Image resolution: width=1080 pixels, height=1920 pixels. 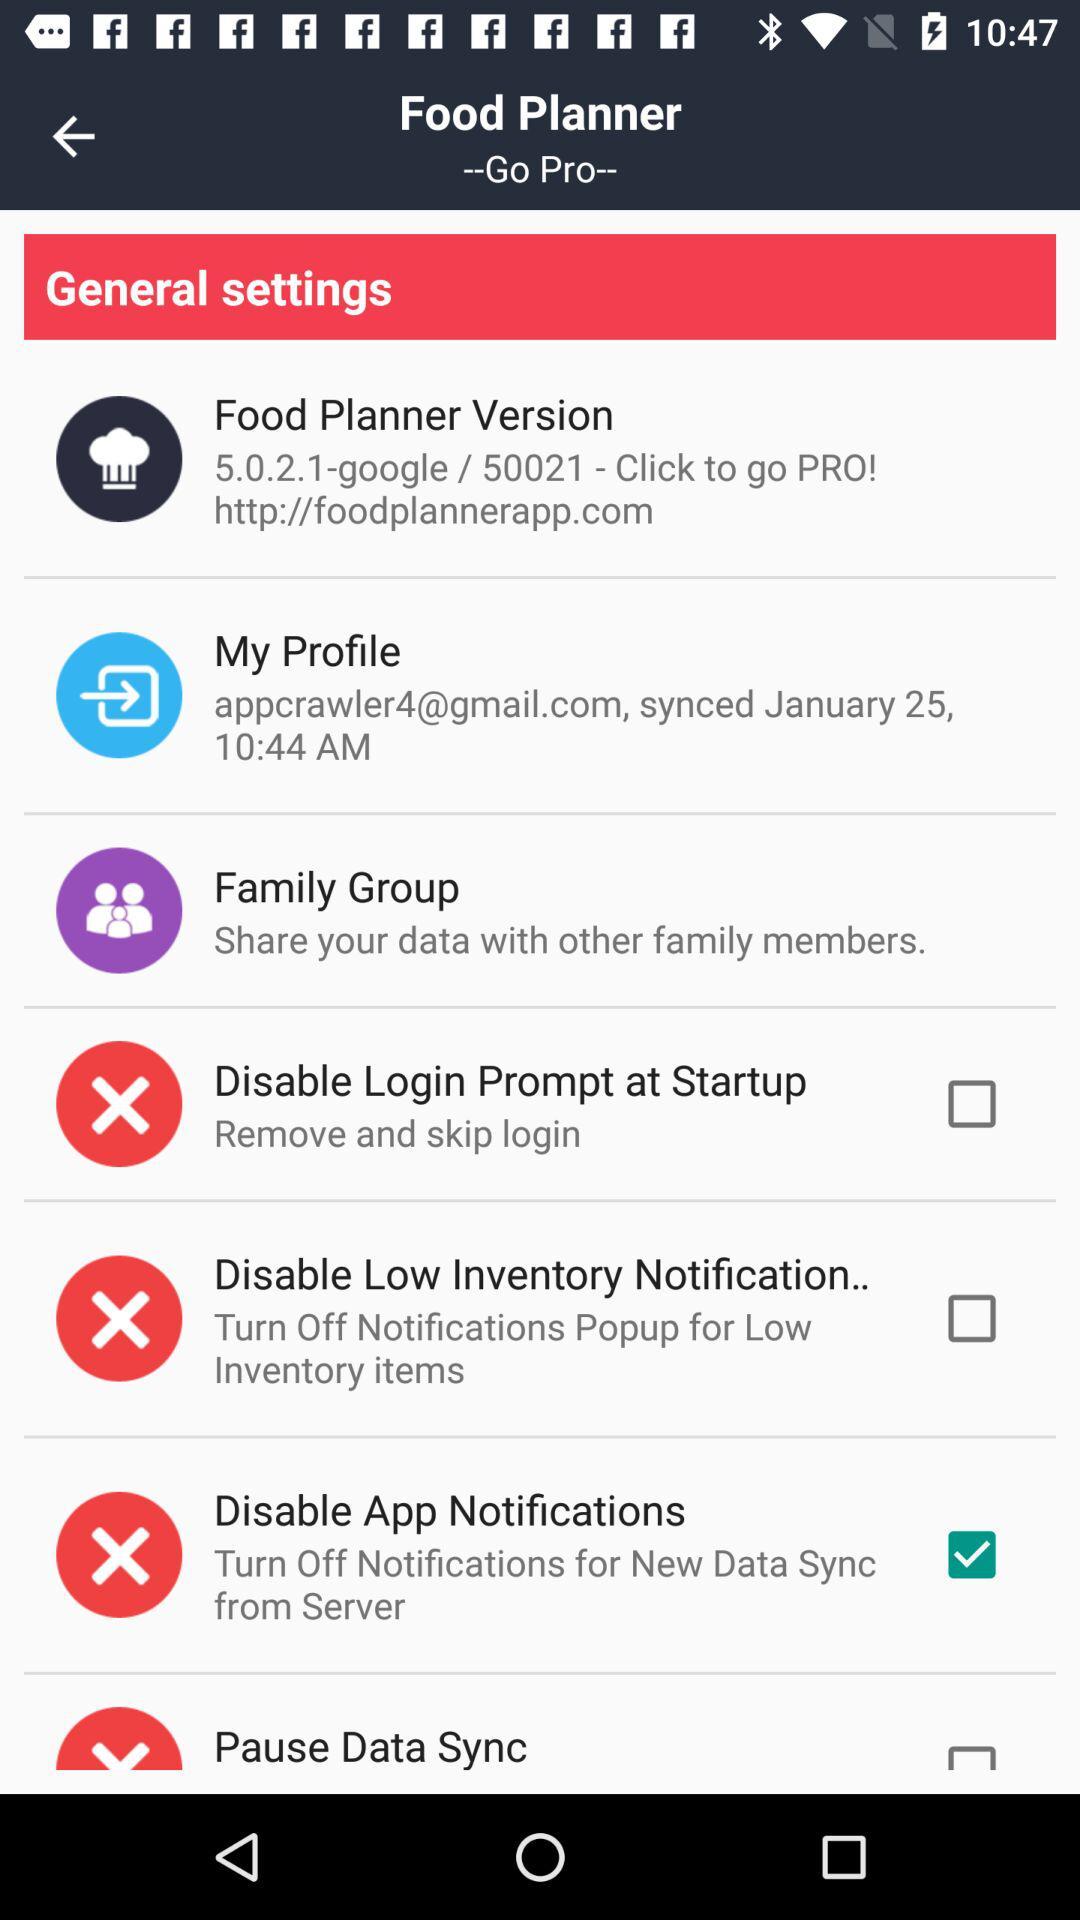 I want to click on the item above disable low inventory icon, so click(x=397, y=1132).